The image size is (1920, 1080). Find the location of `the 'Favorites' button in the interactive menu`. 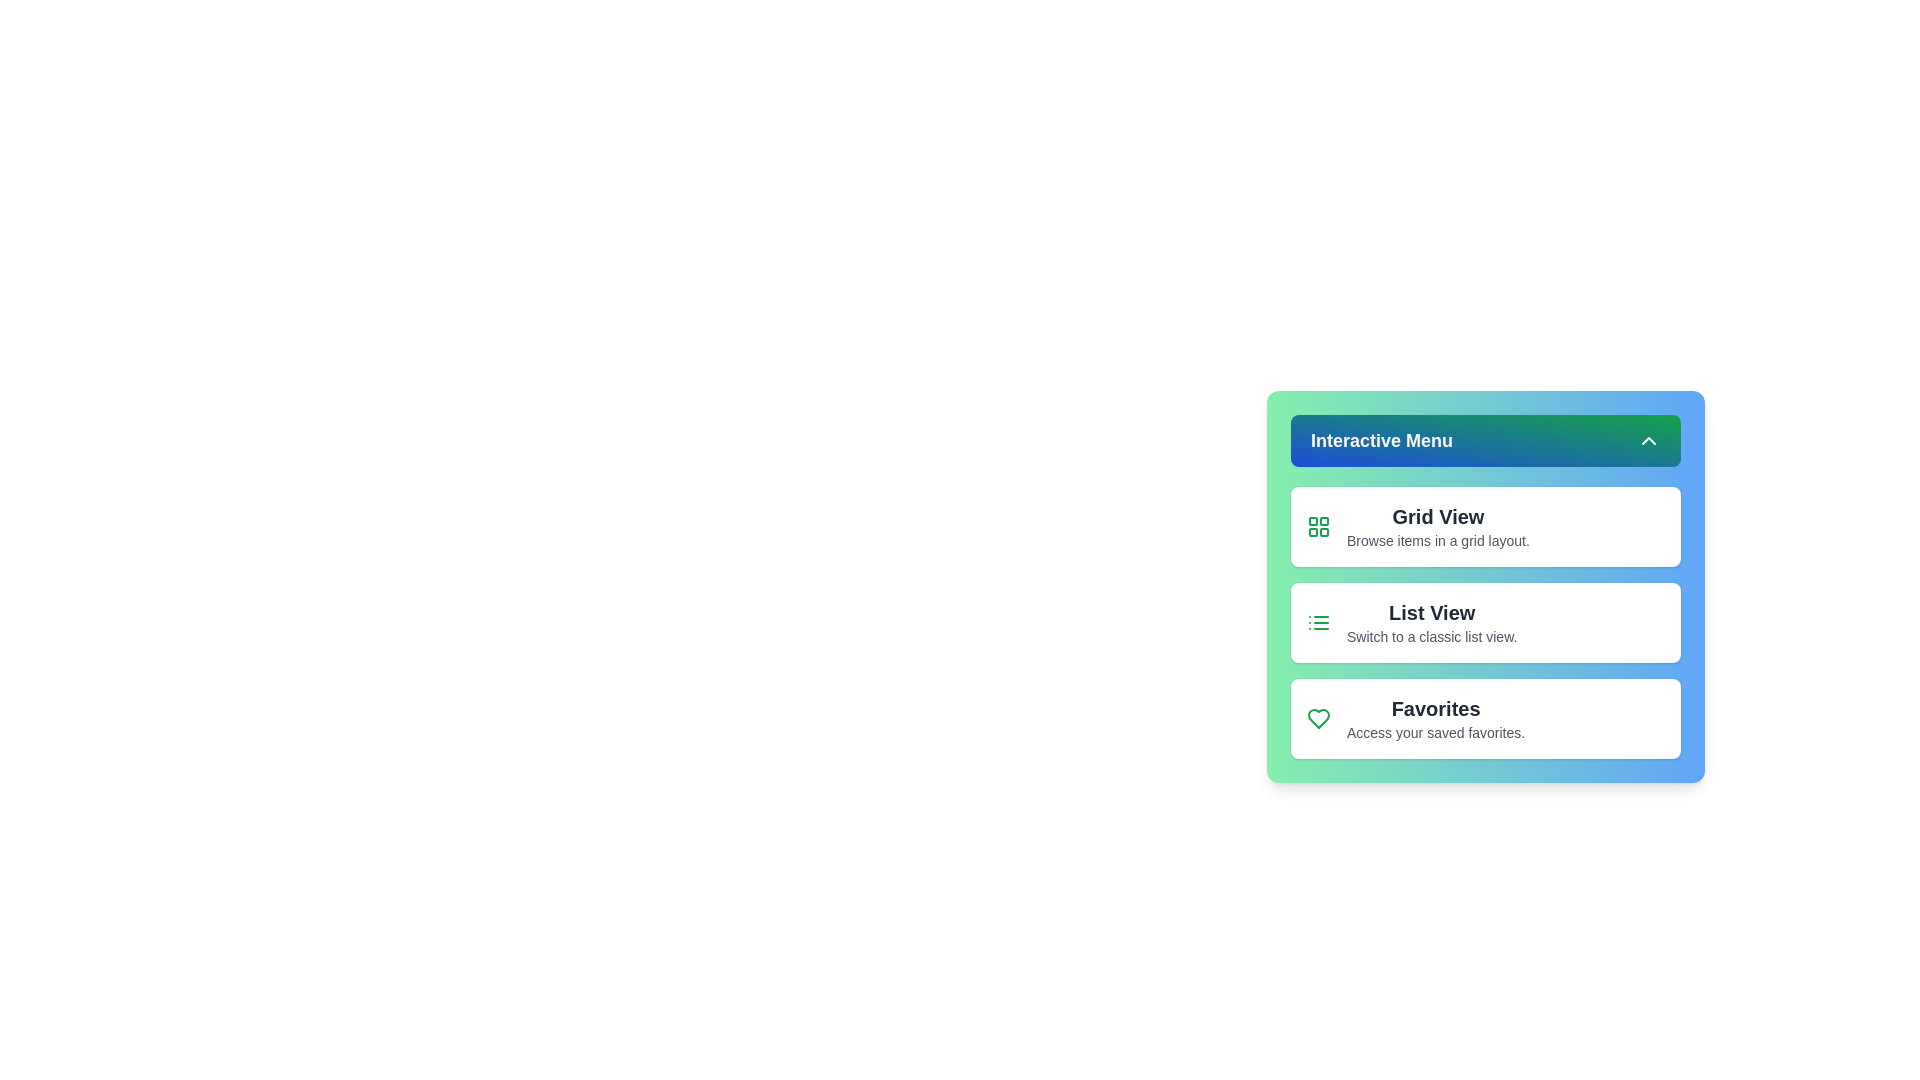

the 'Favorites' button in the interactive menu is located at coordinates (1486, 717).